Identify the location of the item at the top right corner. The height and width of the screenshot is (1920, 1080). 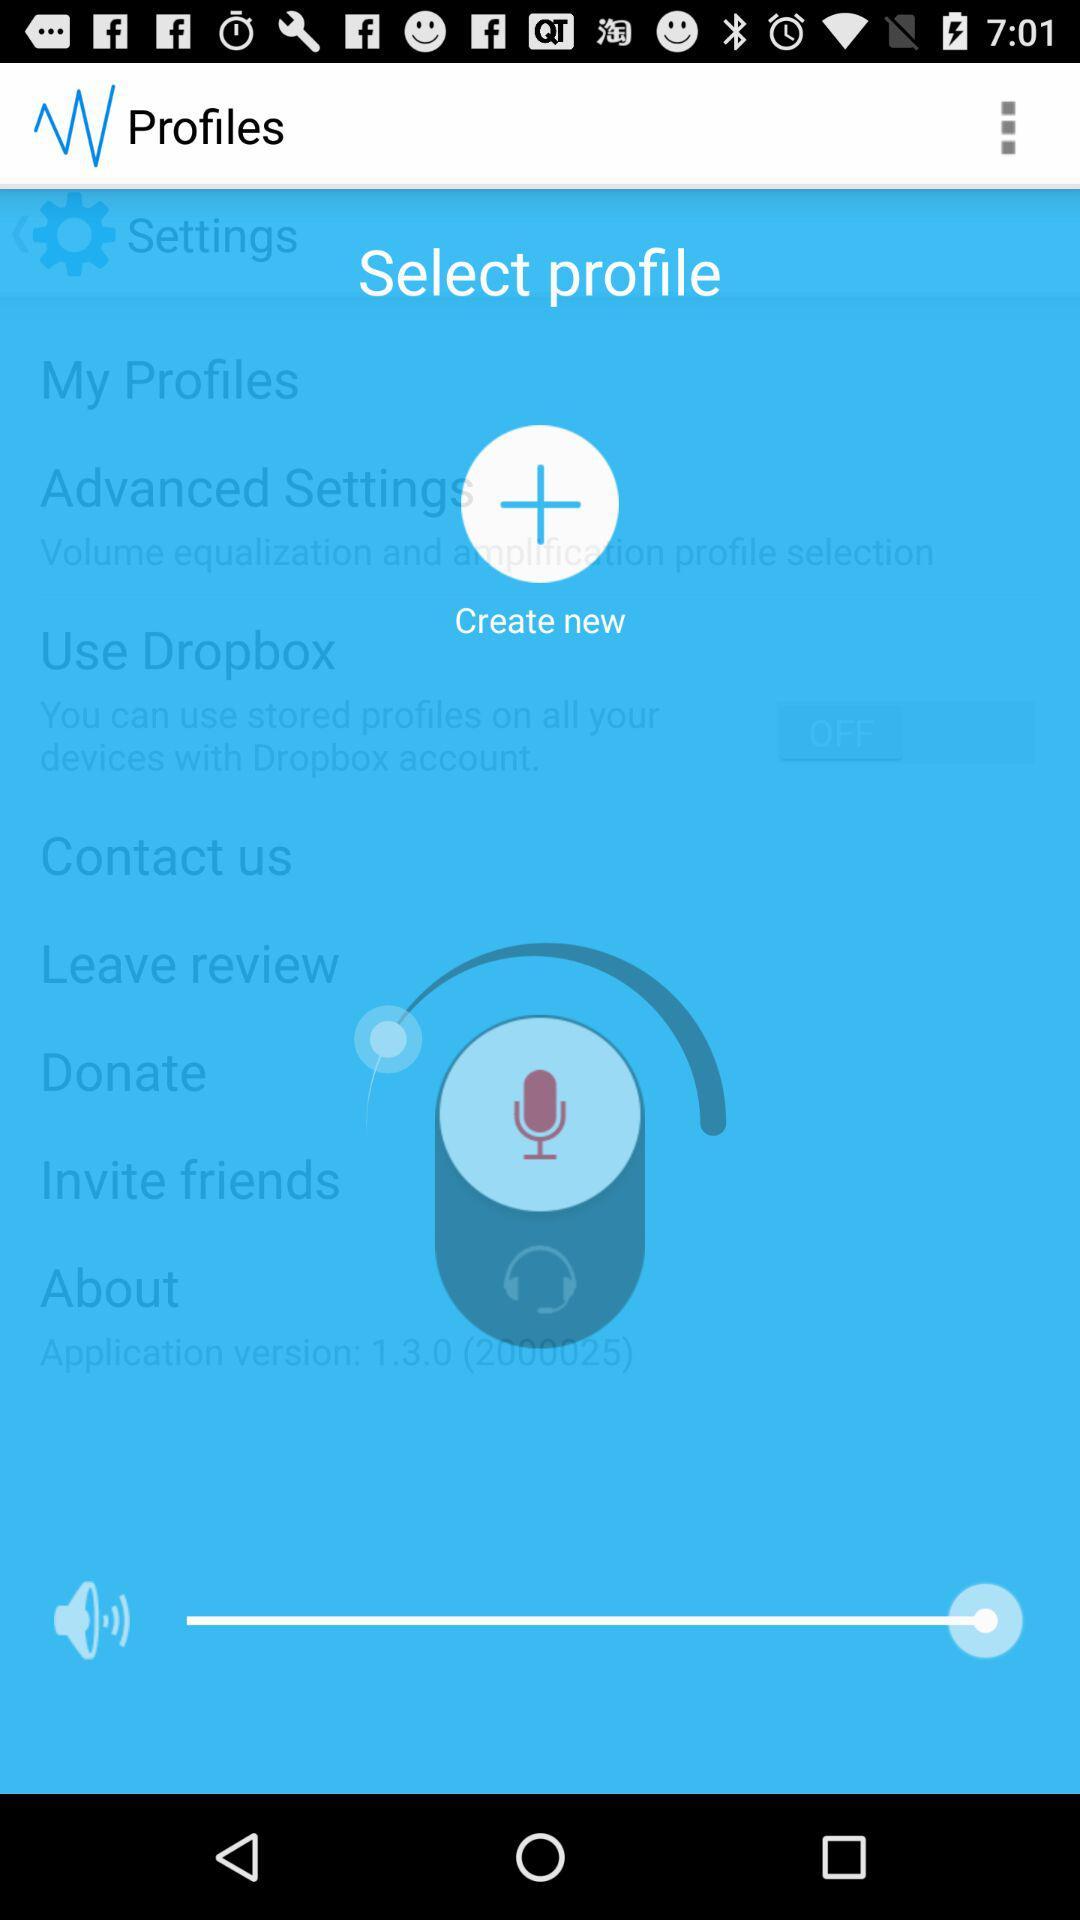
(1006, 124).